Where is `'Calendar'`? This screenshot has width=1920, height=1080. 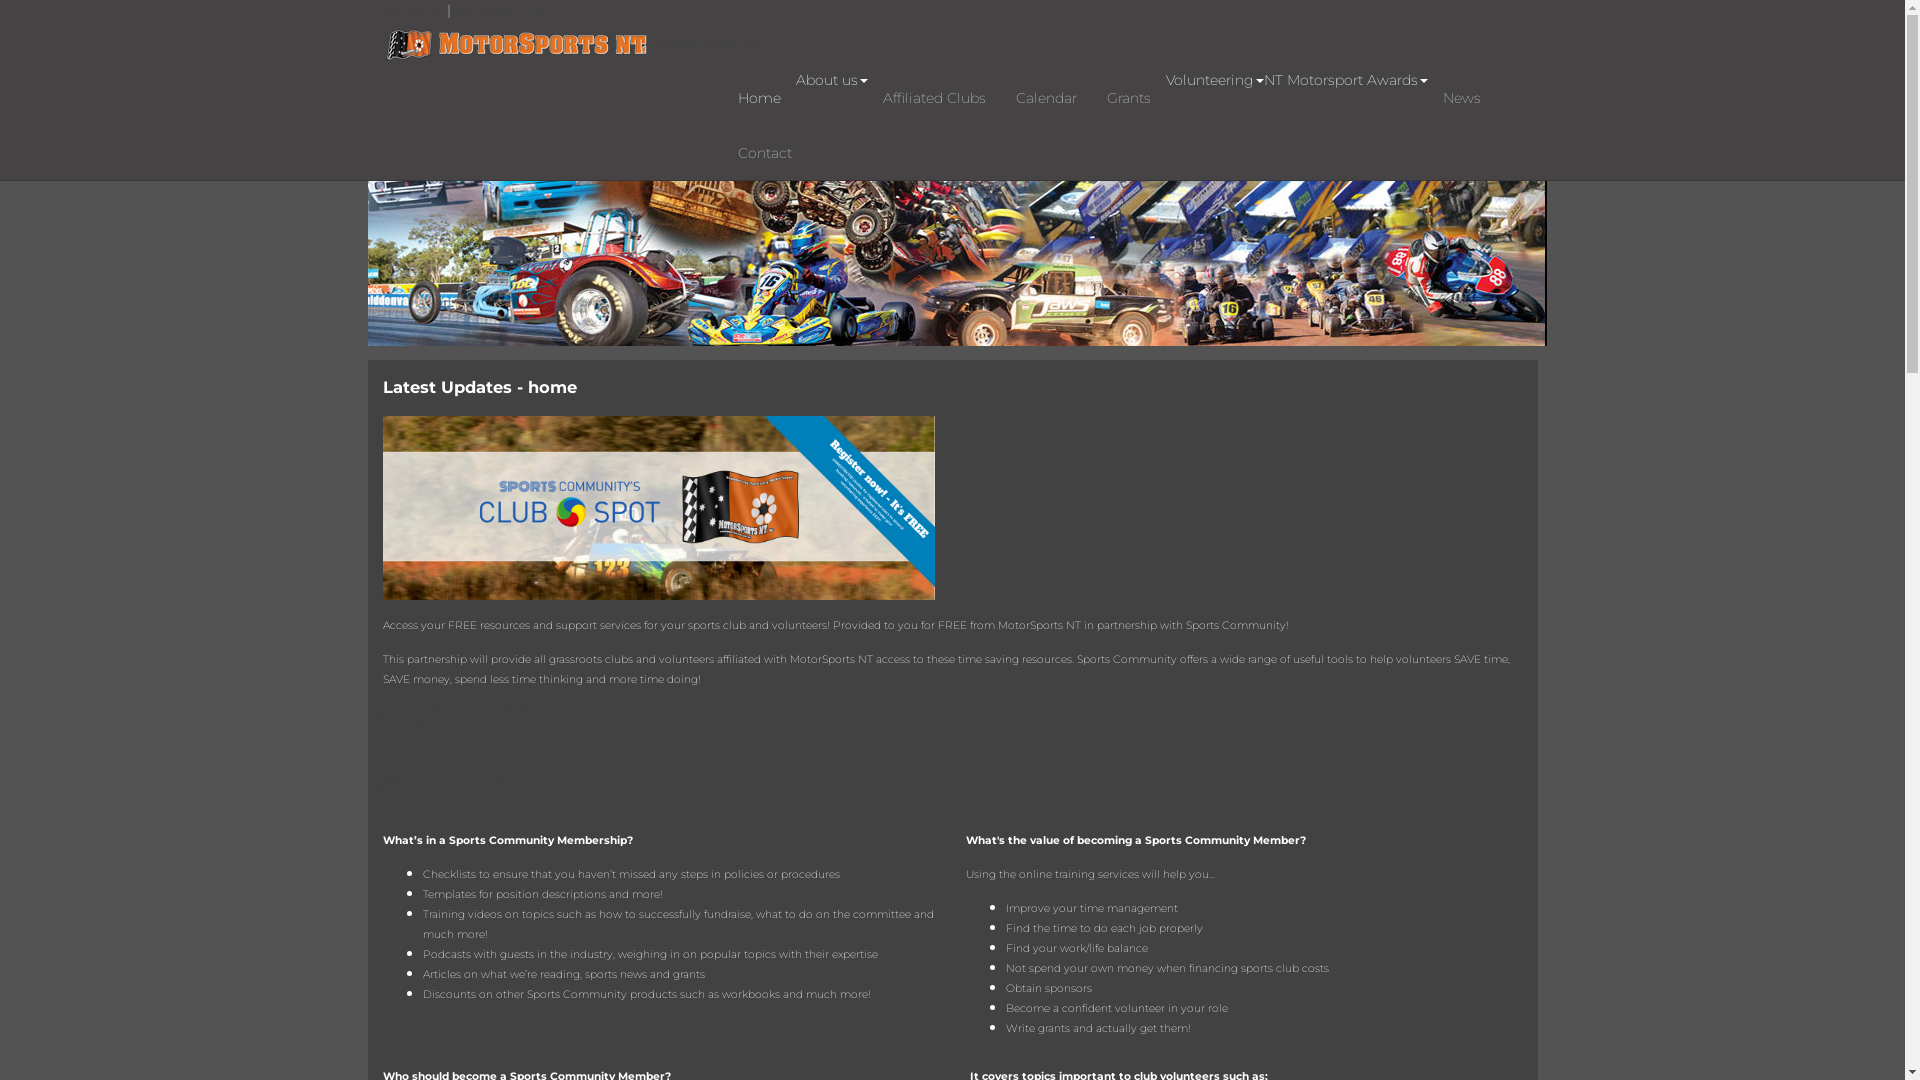
'Calendar' is located at coordinates (1044, 97).